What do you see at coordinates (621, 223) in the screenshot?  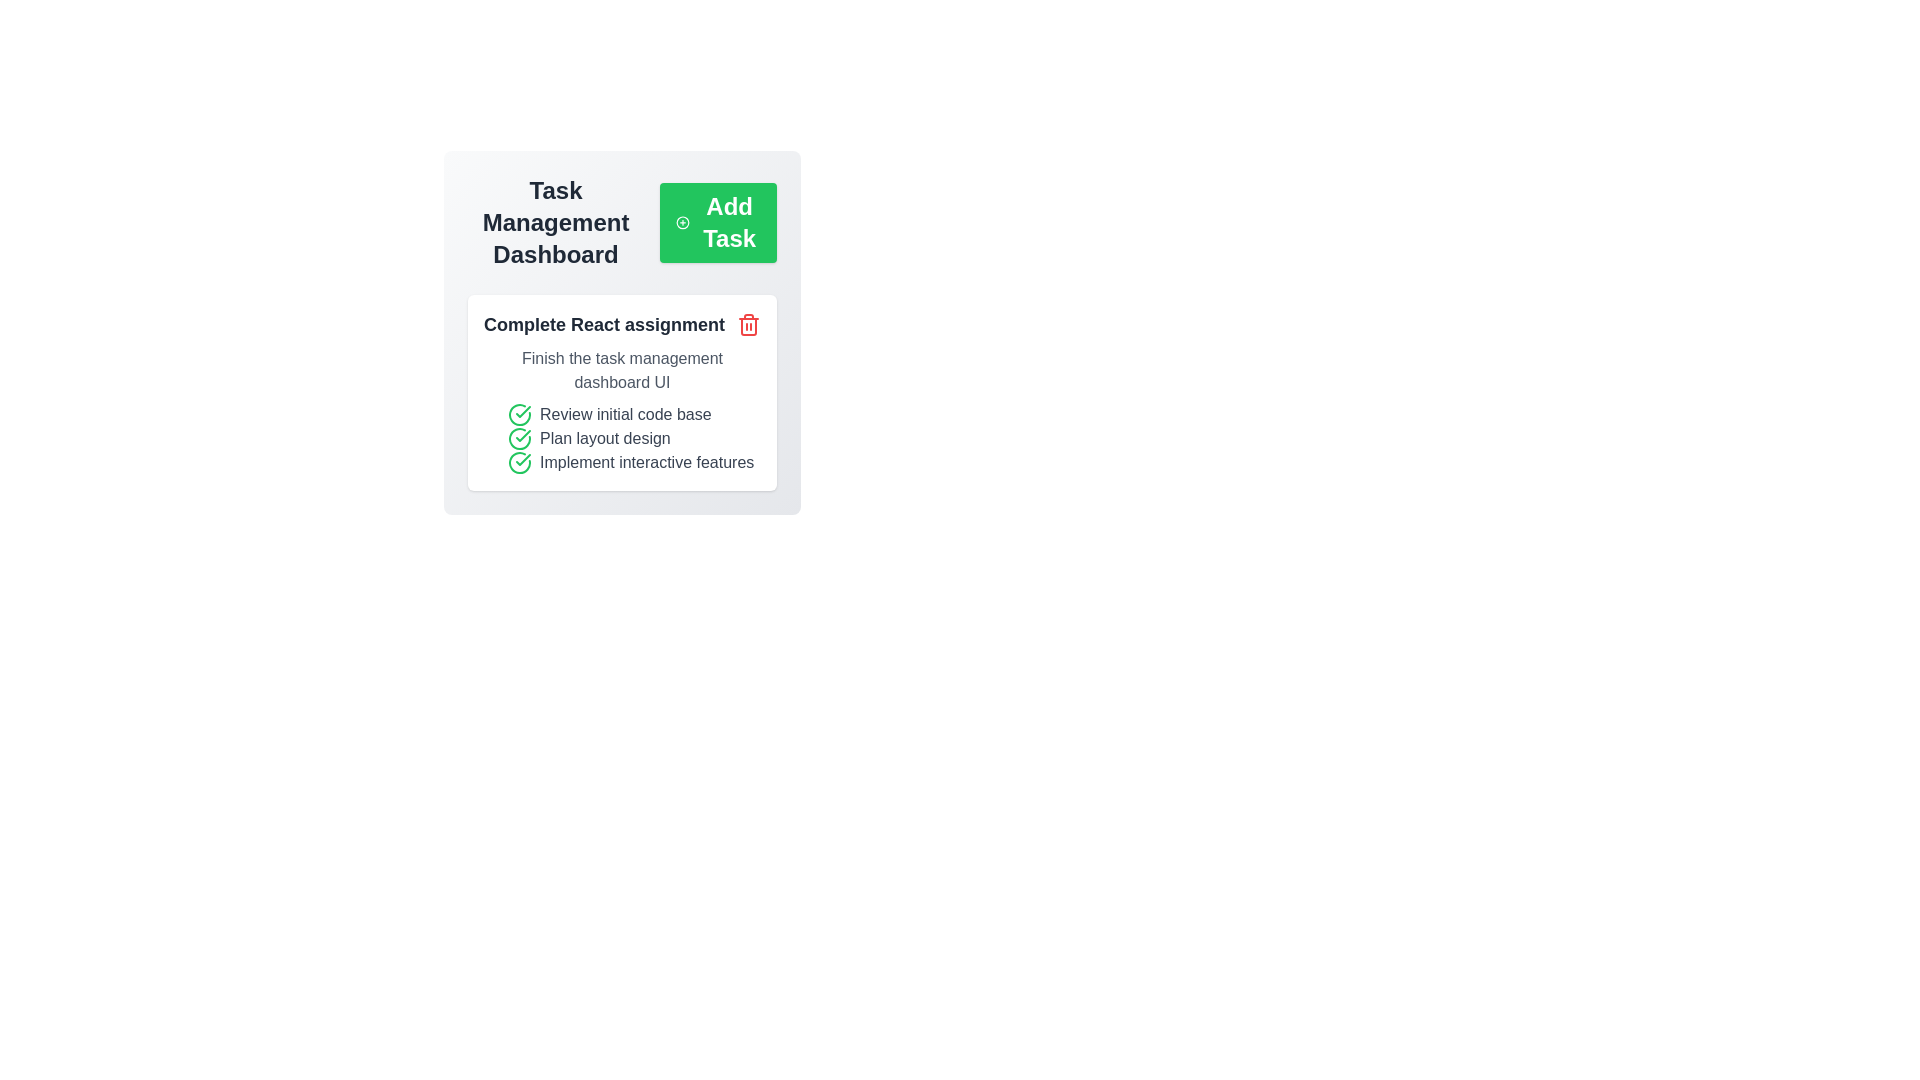 I see `the header element titled 'Task Management Dashboard' which includes the 'Add Task' button on the right side` at bounding box center [621, 223].